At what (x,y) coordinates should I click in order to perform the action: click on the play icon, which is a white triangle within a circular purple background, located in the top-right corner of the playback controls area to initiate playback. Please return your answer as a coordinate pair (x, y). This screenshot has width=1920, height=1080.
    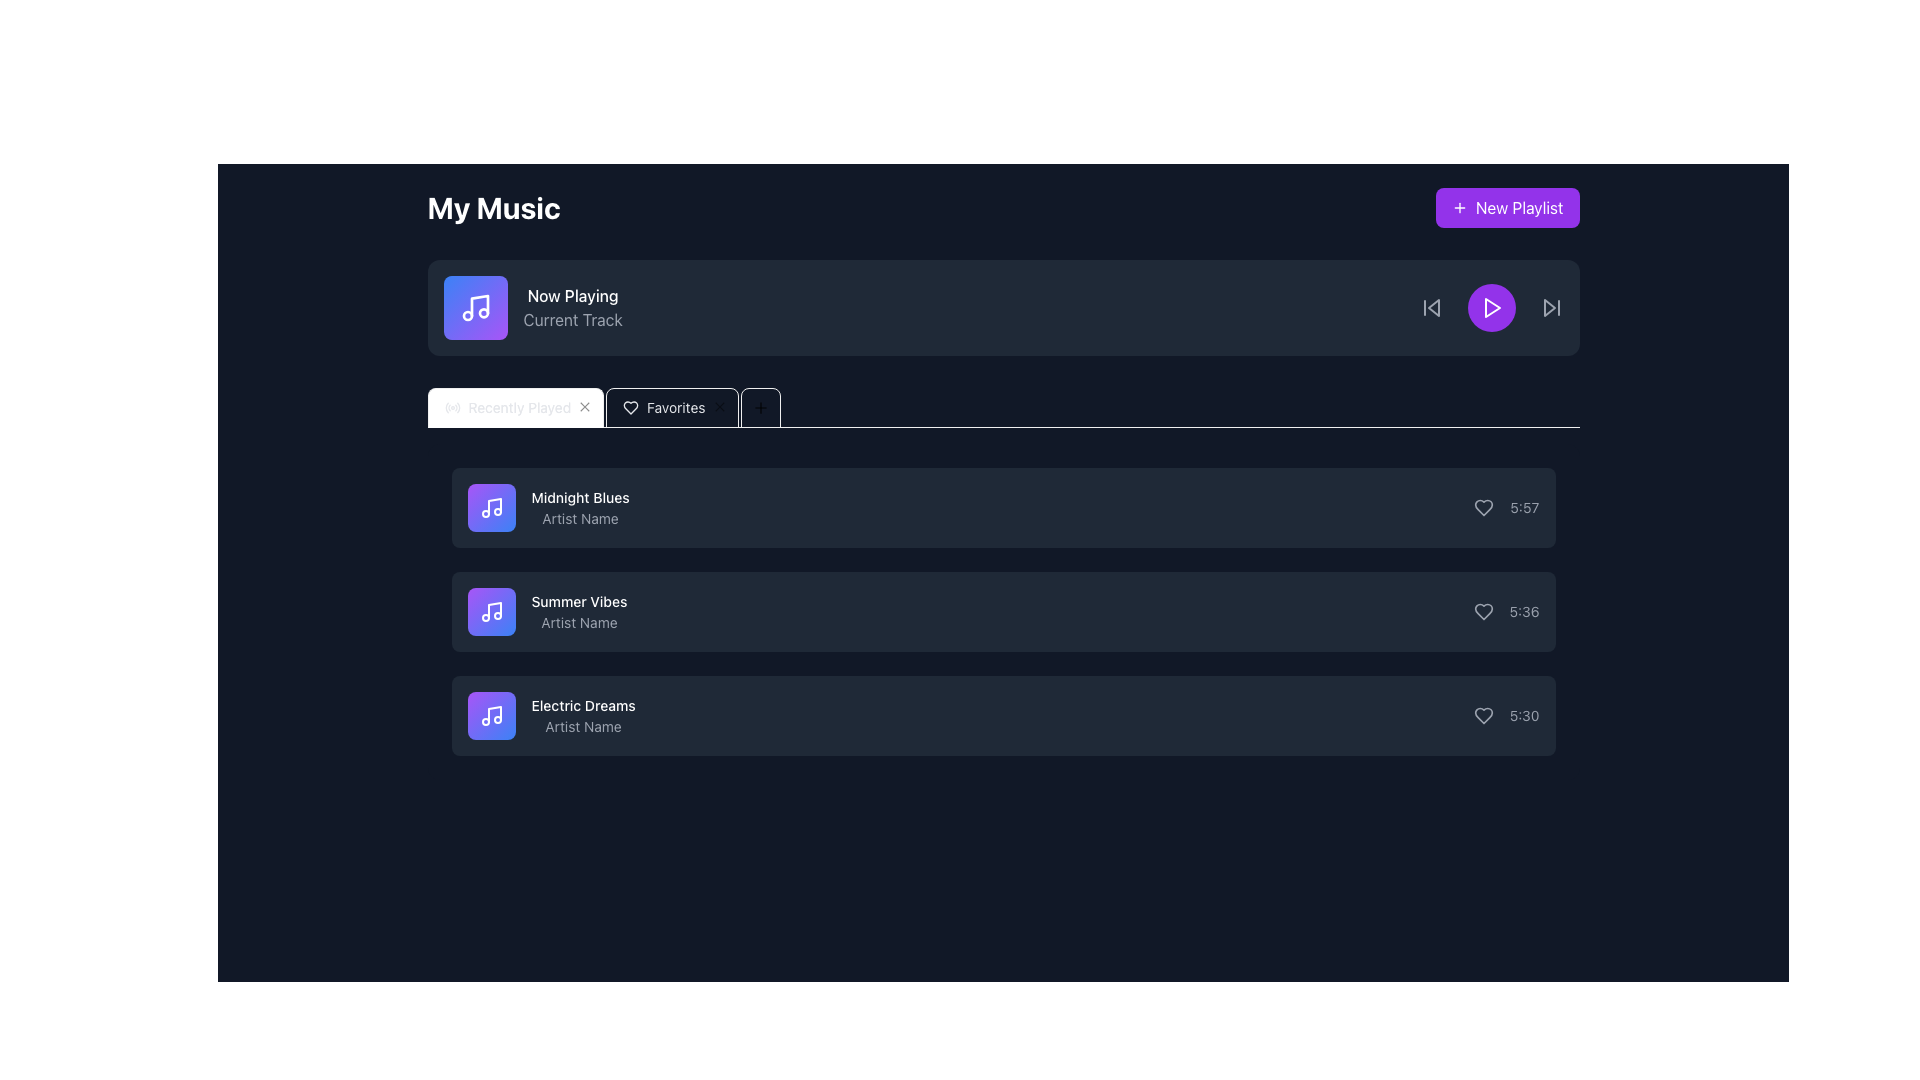
    Looking at the image, I should click on (1491, 308).